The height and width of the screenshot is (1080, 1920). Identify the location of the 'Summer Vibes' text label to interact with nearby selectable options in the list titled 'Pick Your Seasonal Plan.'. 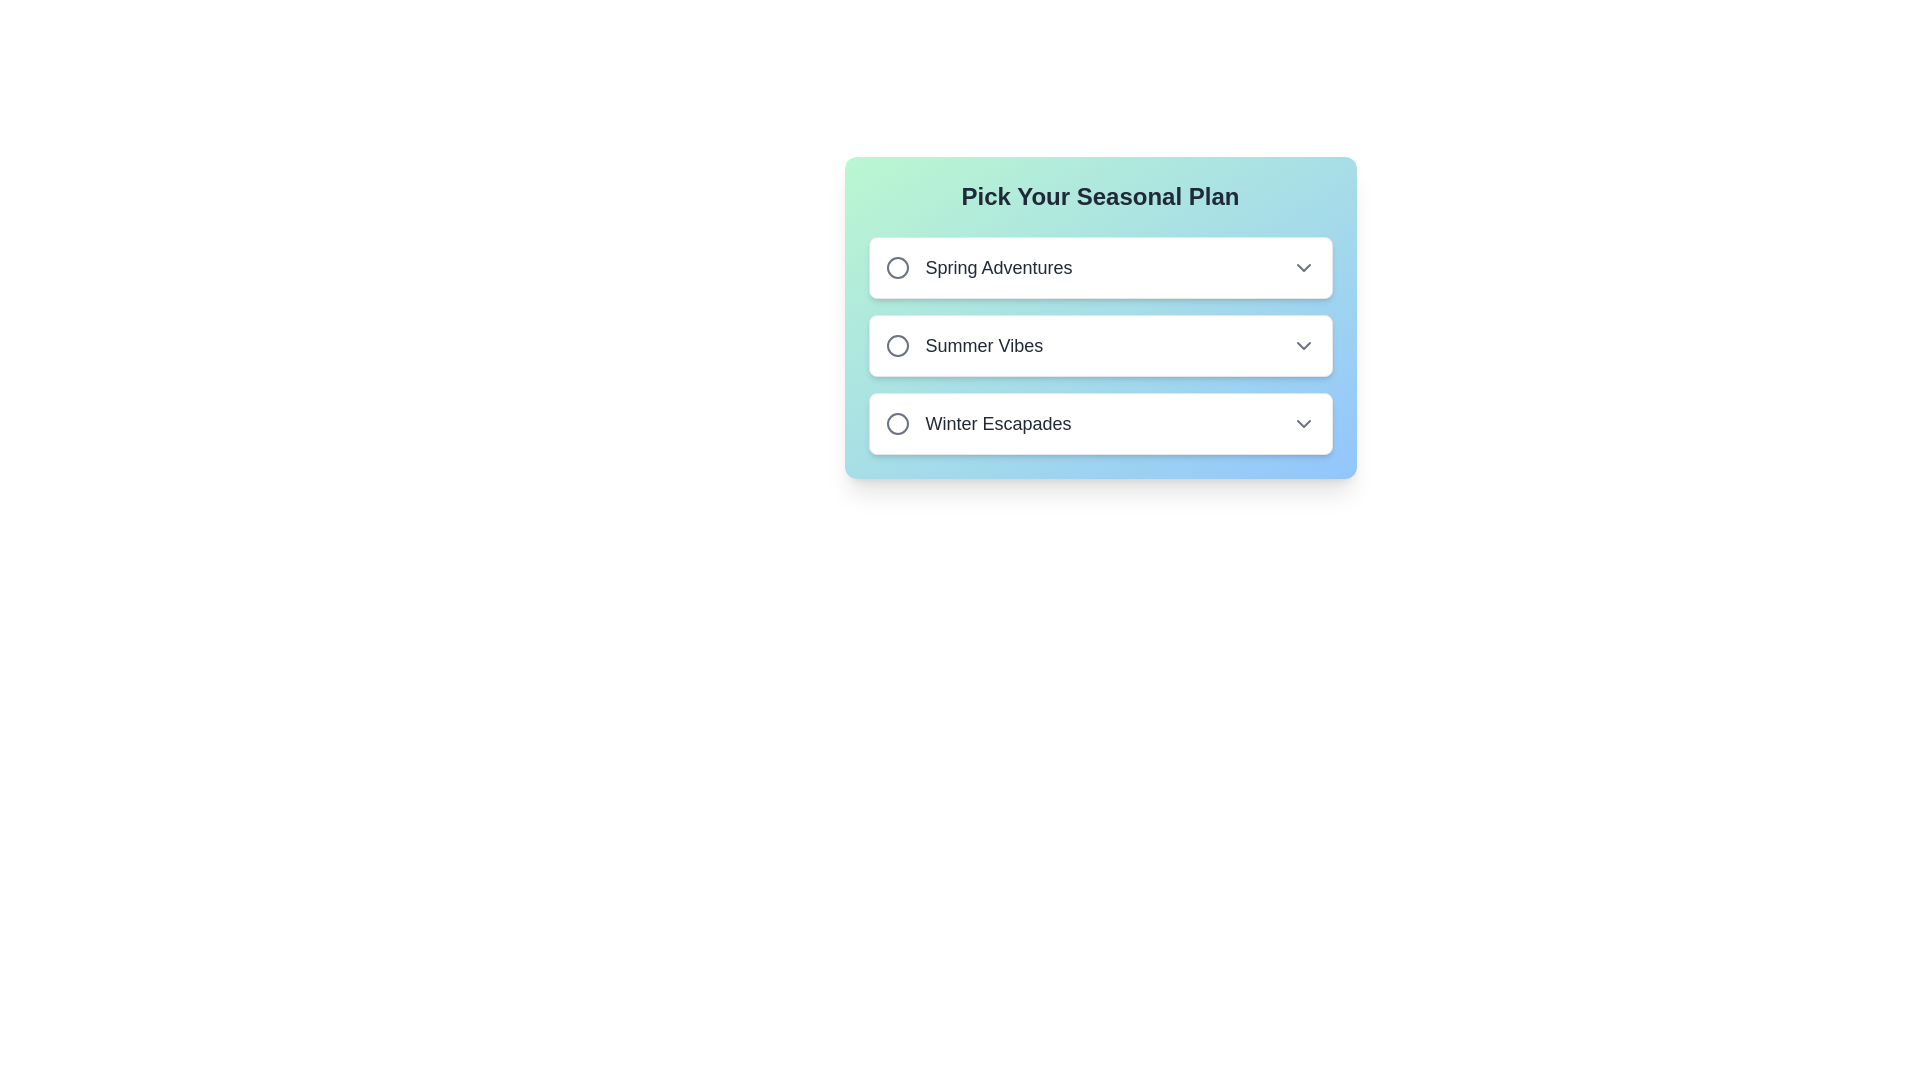
(984, 345).